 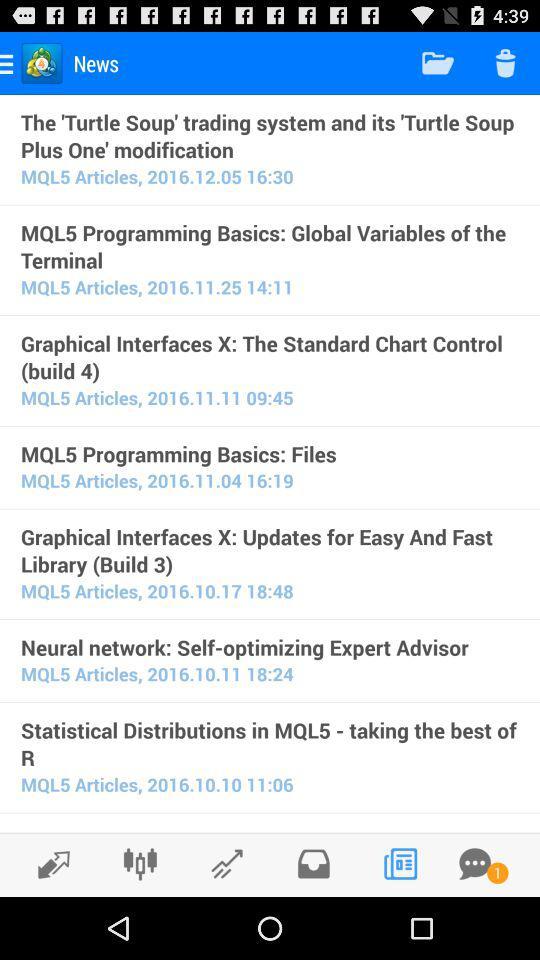 What do you see at coordinates (270, 829) in the screenshot?
I see `quick evaluation of icon` at bounding box center [270, 829].